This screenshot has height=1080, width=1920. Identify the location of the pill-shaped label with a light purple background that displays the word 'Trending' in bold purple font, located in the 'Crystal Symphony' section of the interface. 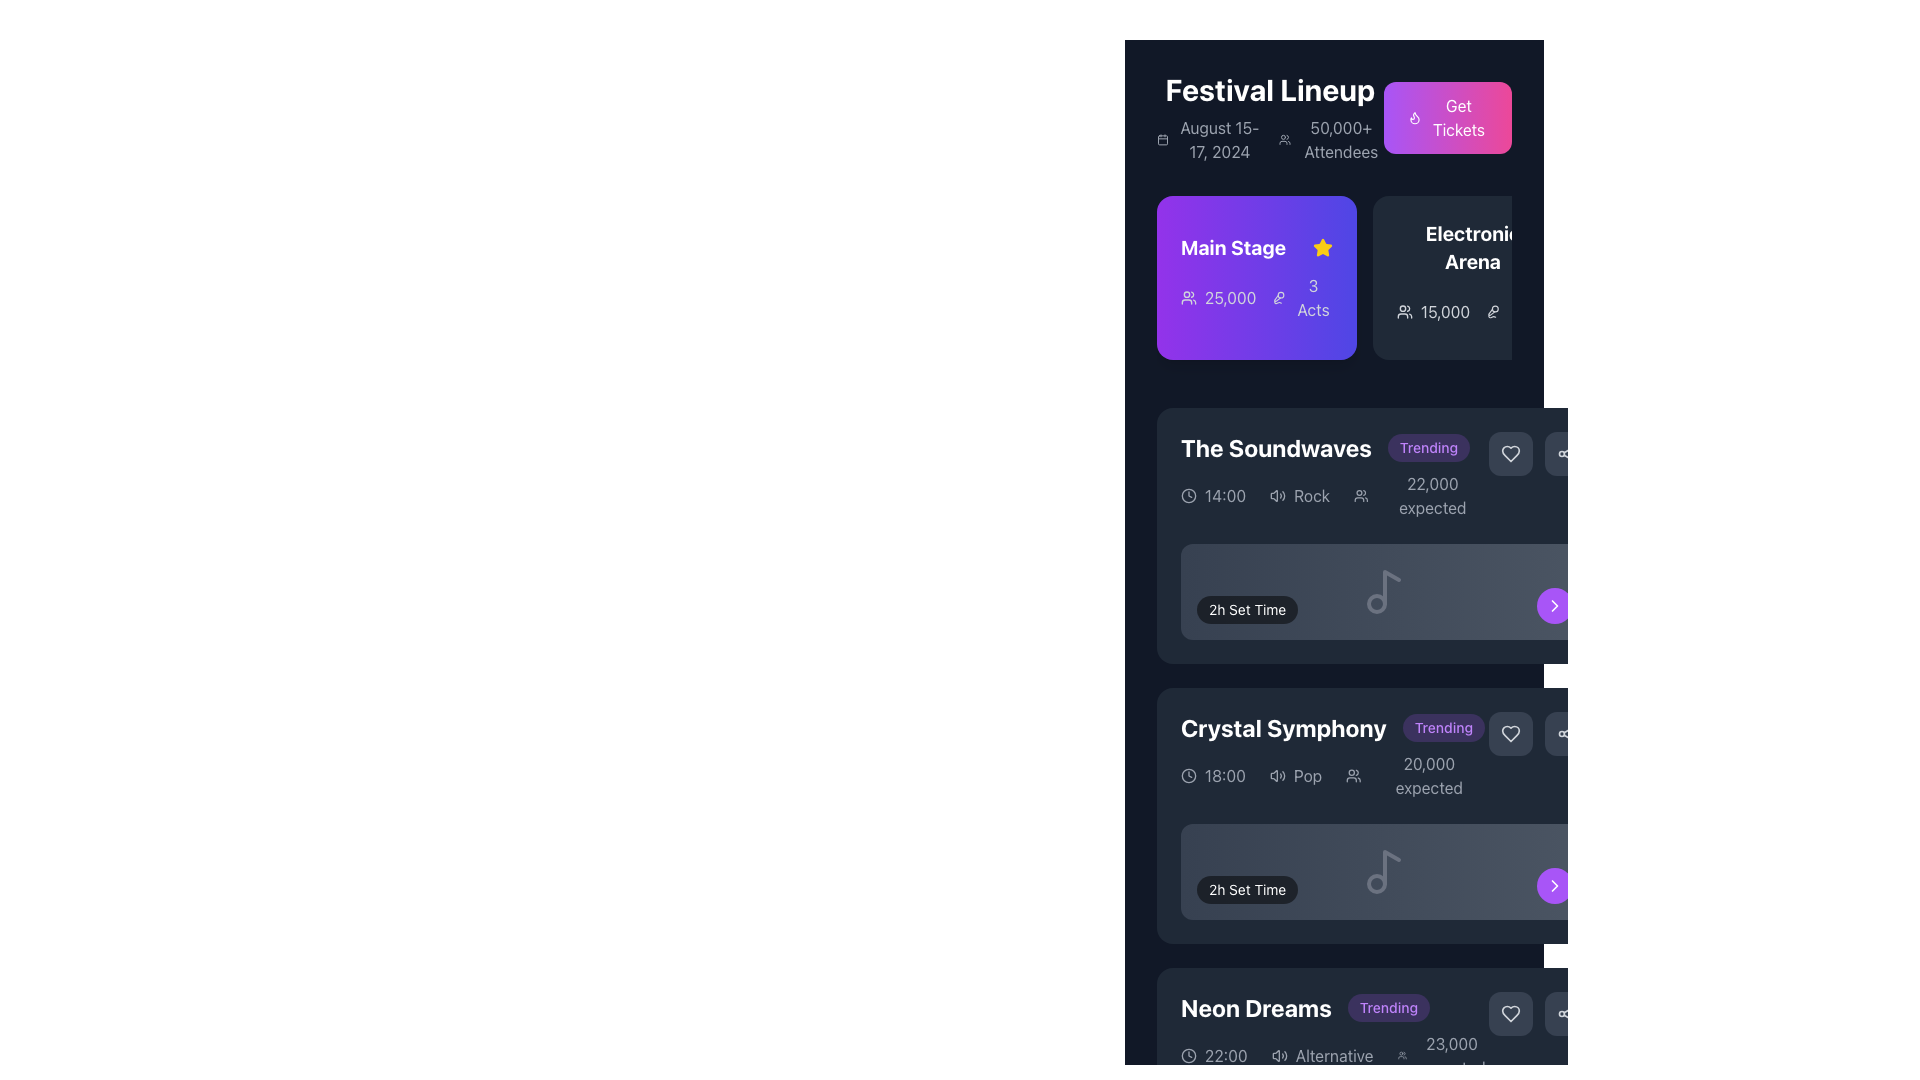
(1443, 728).